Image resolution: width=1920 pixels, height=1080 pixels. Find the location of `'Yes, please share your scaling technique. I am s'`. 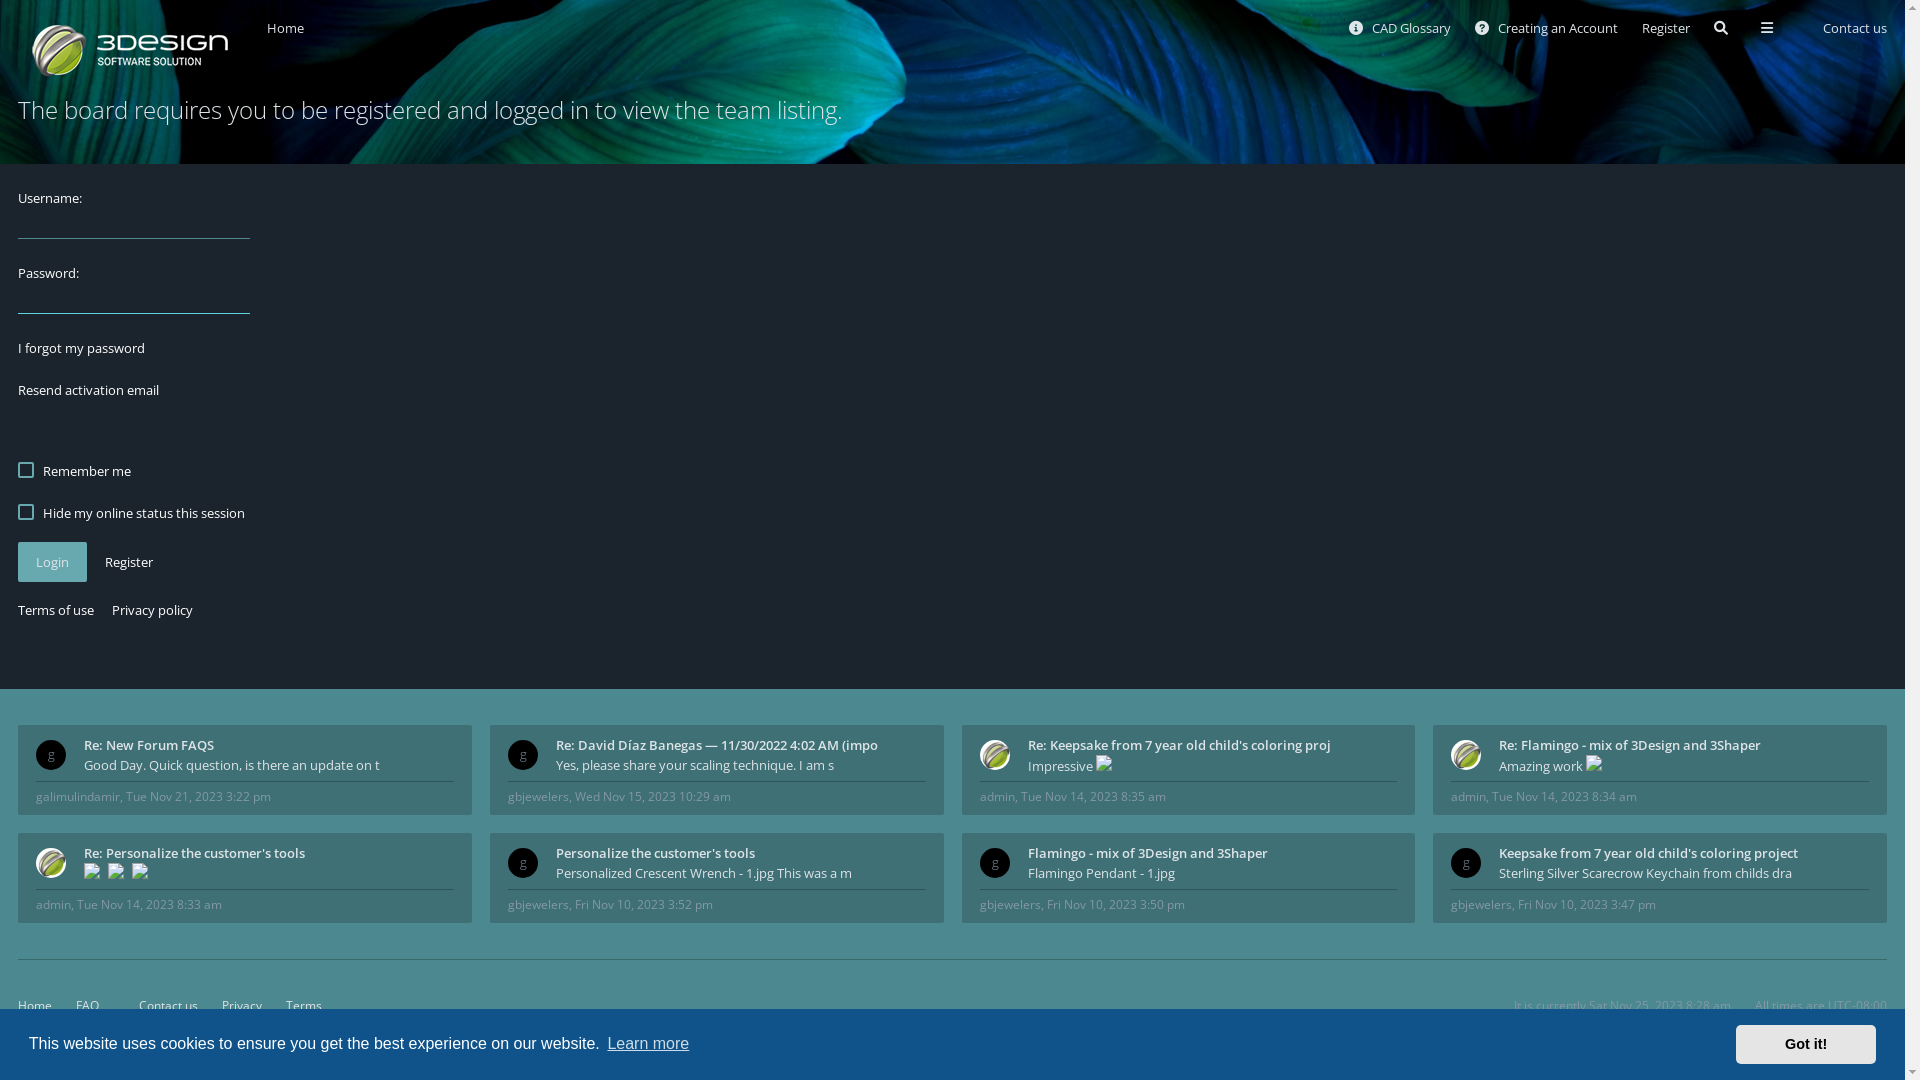

'Yes, please share your scaling technique. I am s' is located at coordinates (739, 764).